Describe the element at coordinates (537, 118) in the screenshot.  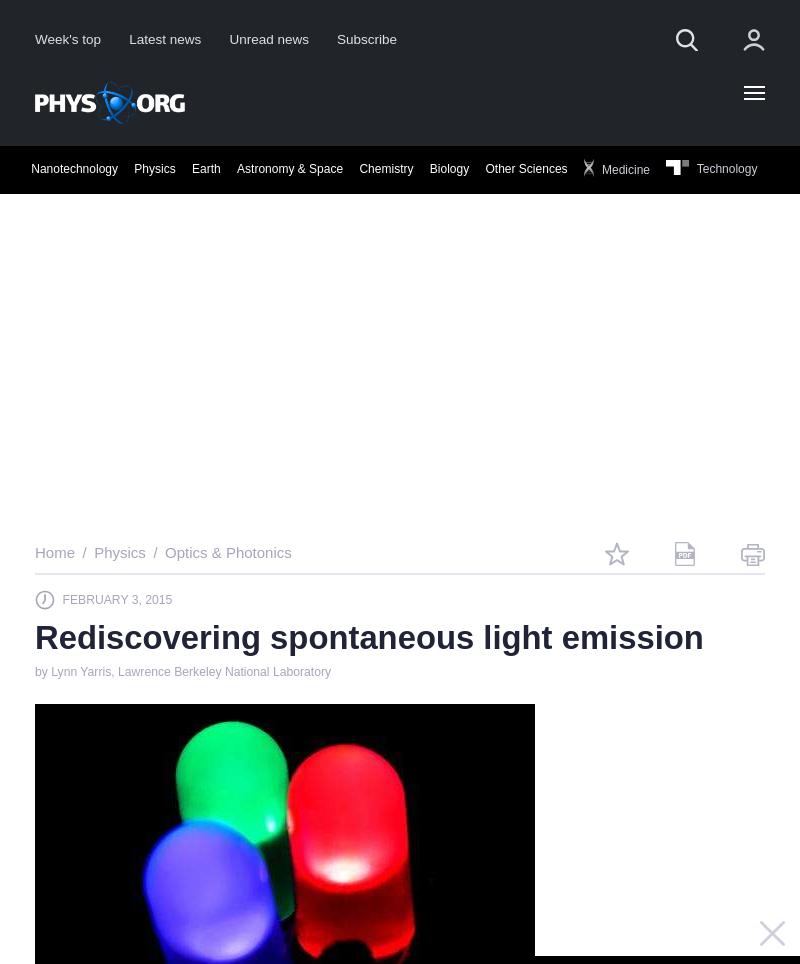
I see `'Science X Account'` at that location.